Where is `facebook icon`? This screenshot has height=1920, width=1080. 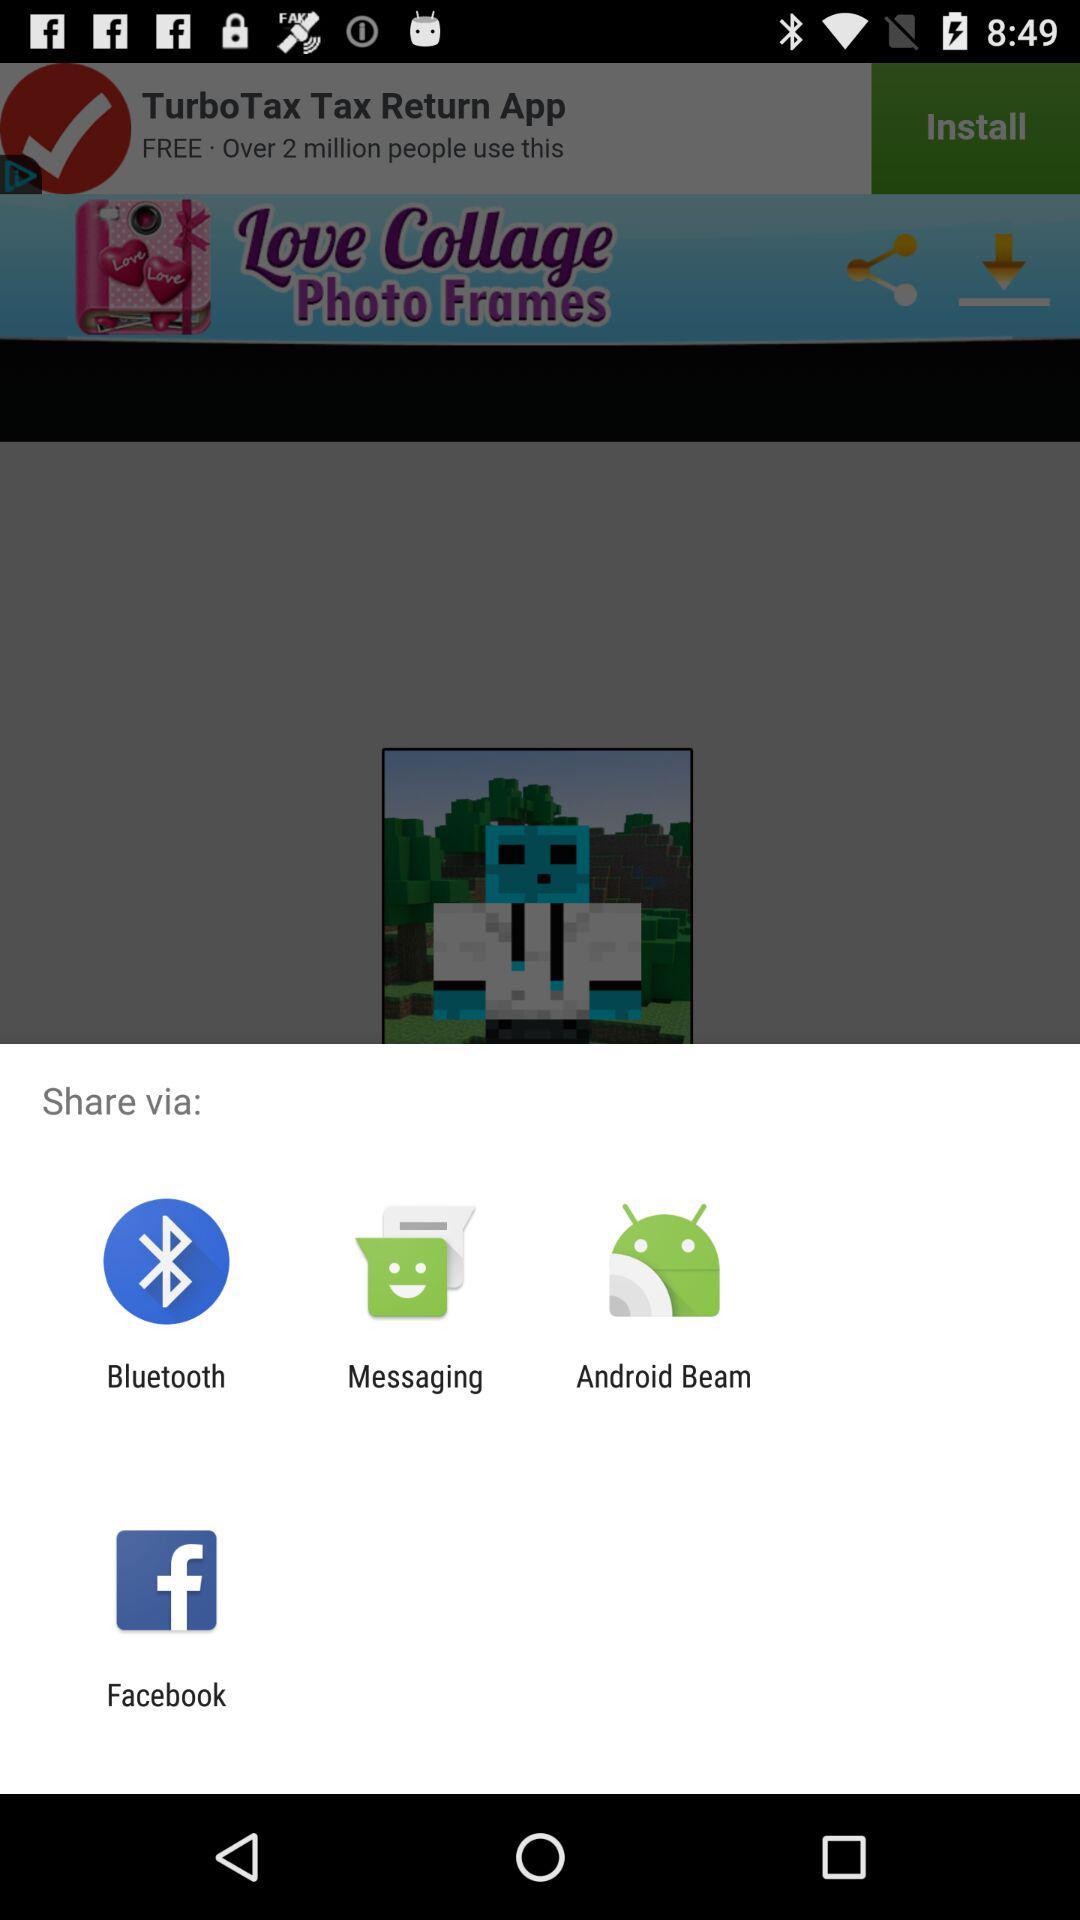
facebook icon is located at coordinates (165, 1711).